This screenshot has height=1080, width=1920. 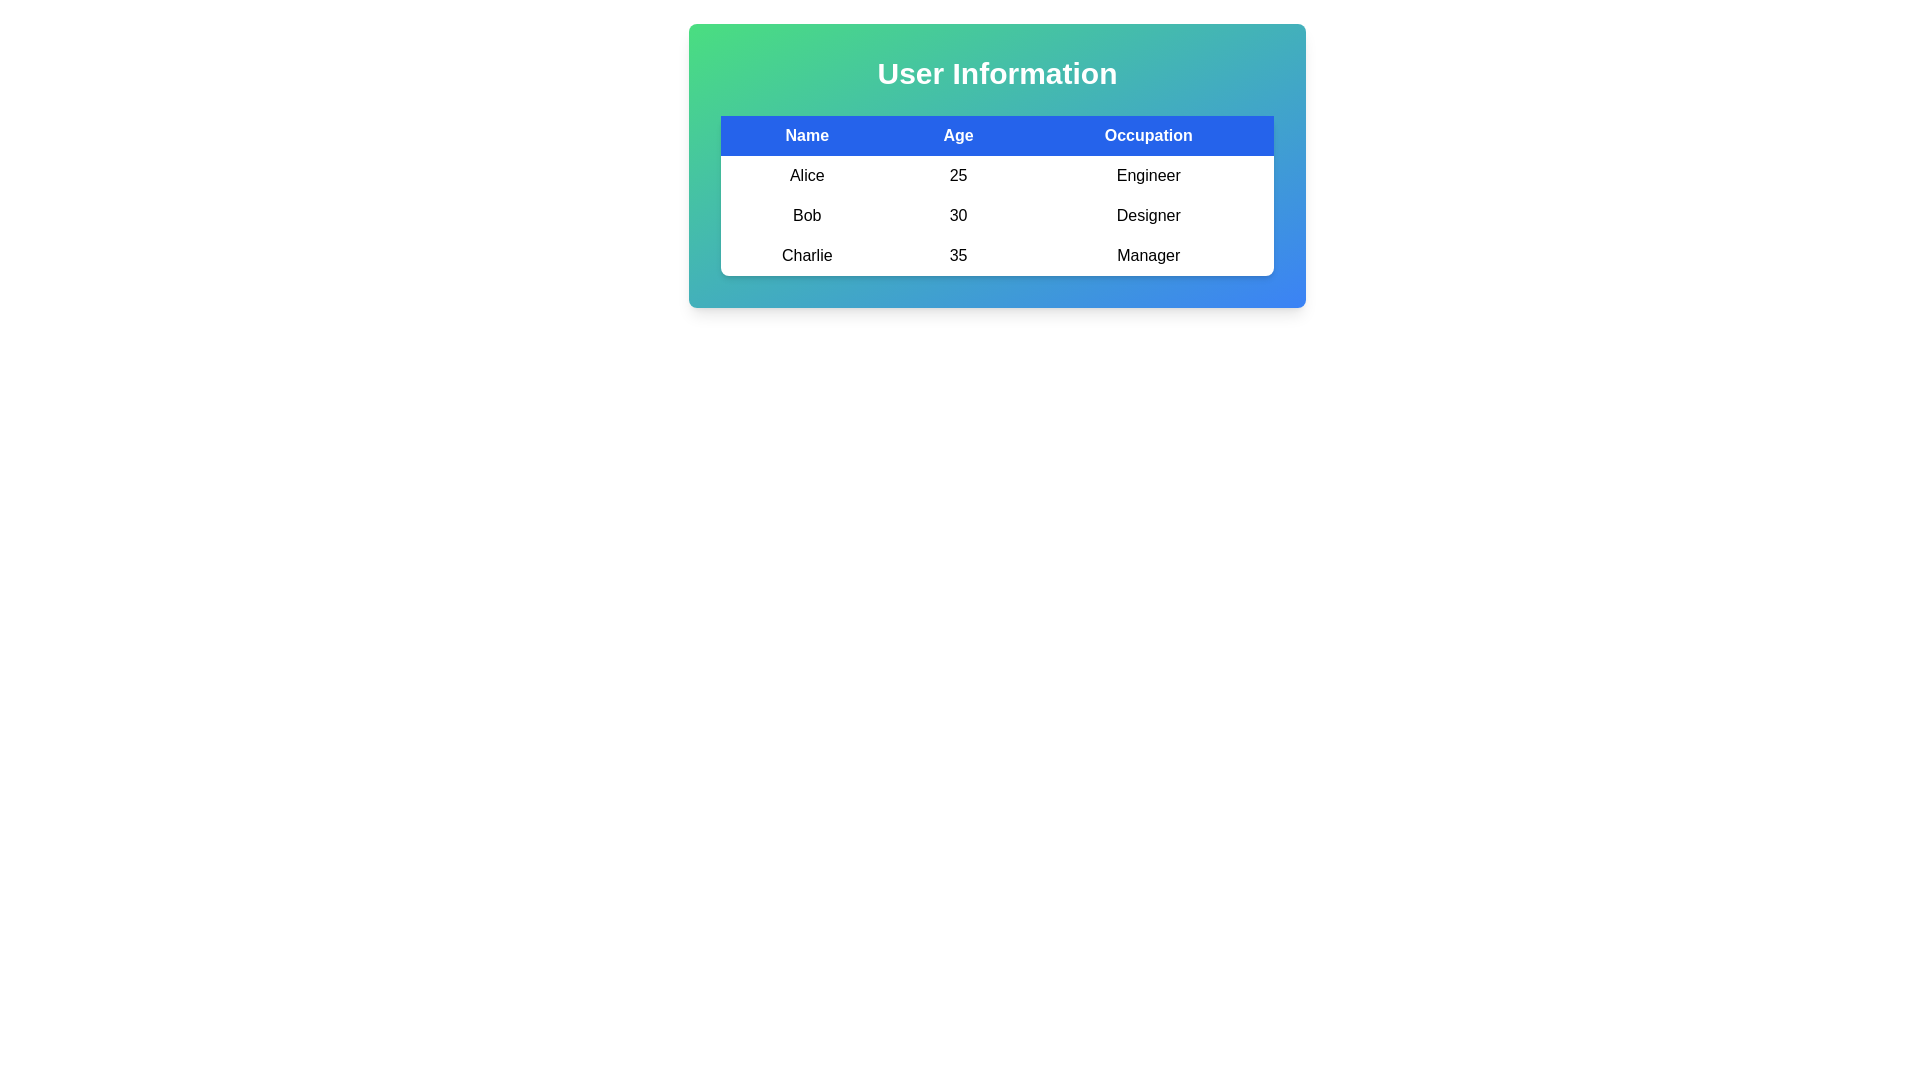 What do you see at coordinates (1148, 135) in the screenshot?
I see `text from the header cell labeled 'Occupation', which is displayed in a white font on a solid blue background, positioned as the third column in the table header row` at bounding box center [1148, 135].